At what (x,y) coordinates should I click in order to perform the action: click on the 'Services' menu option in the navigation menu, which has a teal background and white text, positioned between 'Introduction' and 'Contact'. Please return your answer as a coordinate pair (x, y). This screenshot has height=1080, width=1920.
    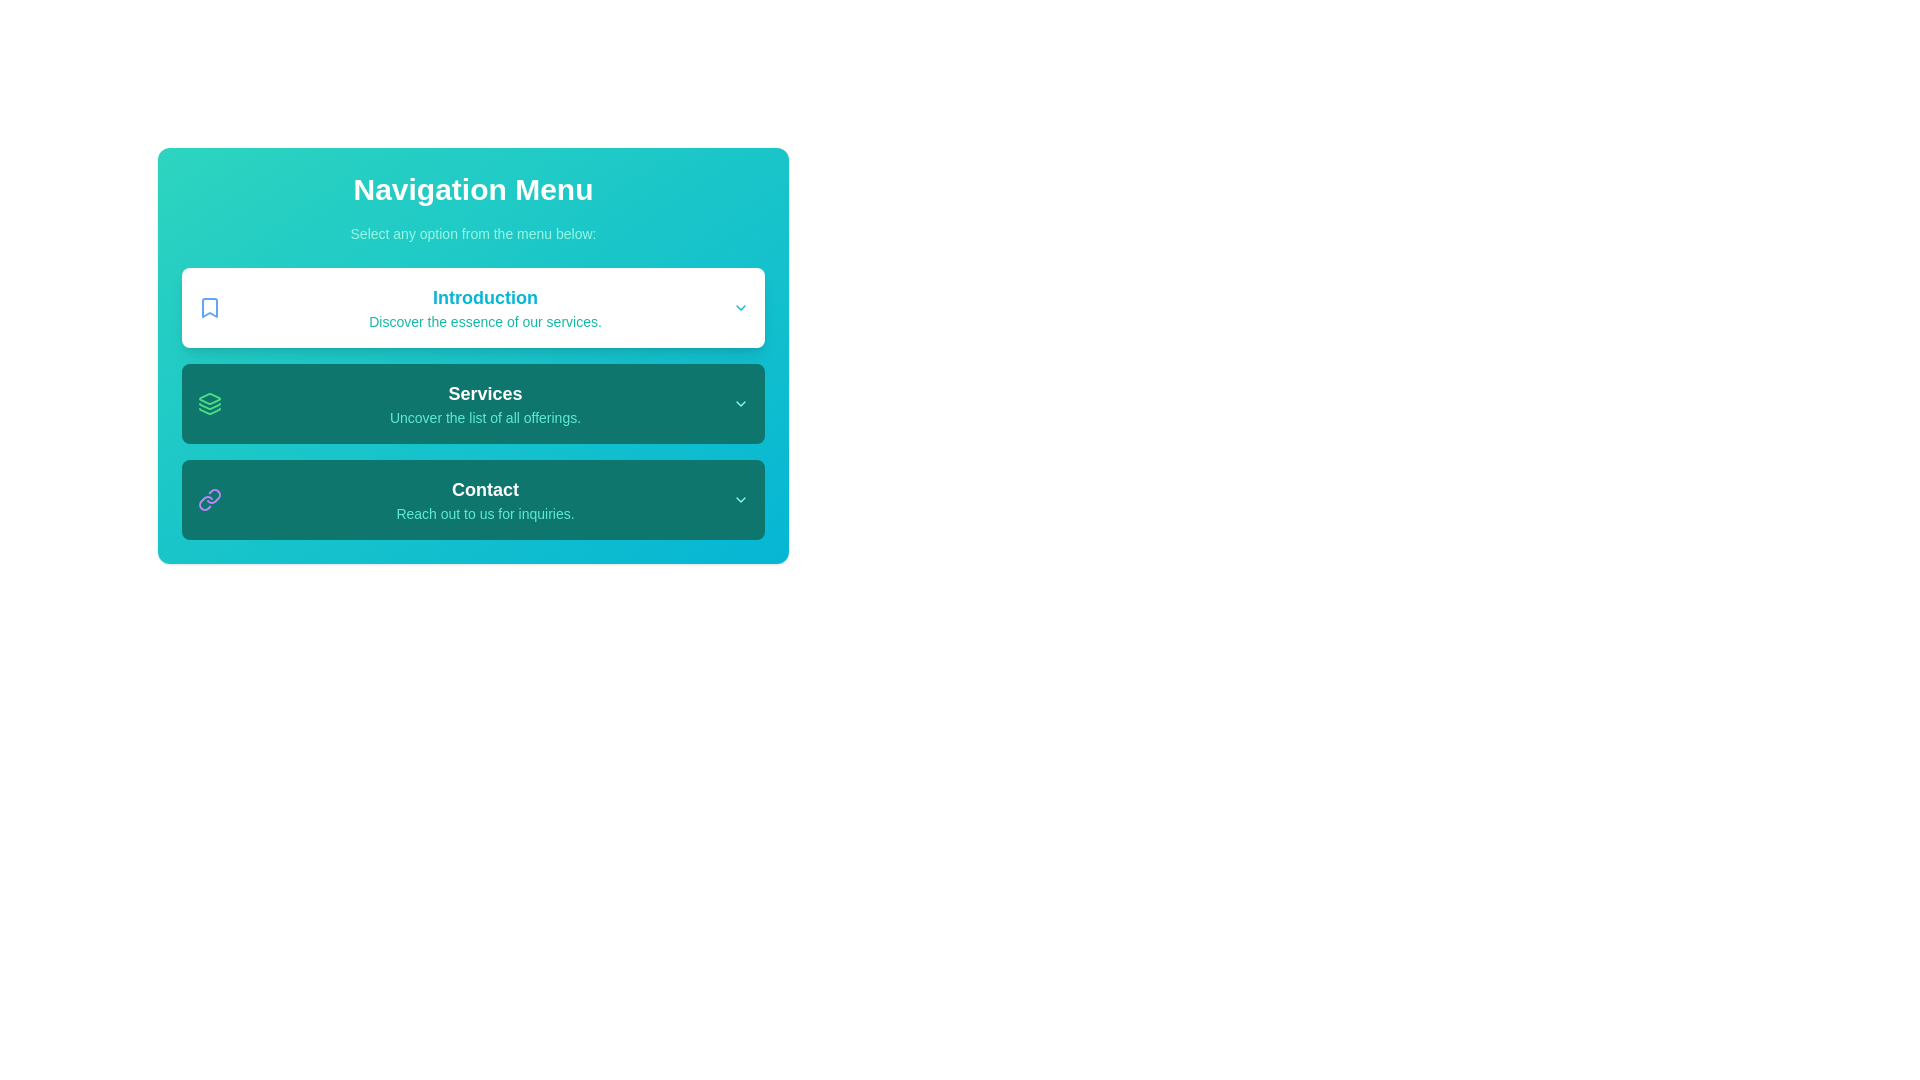
    Looking at the image, I should click on (472, 404).